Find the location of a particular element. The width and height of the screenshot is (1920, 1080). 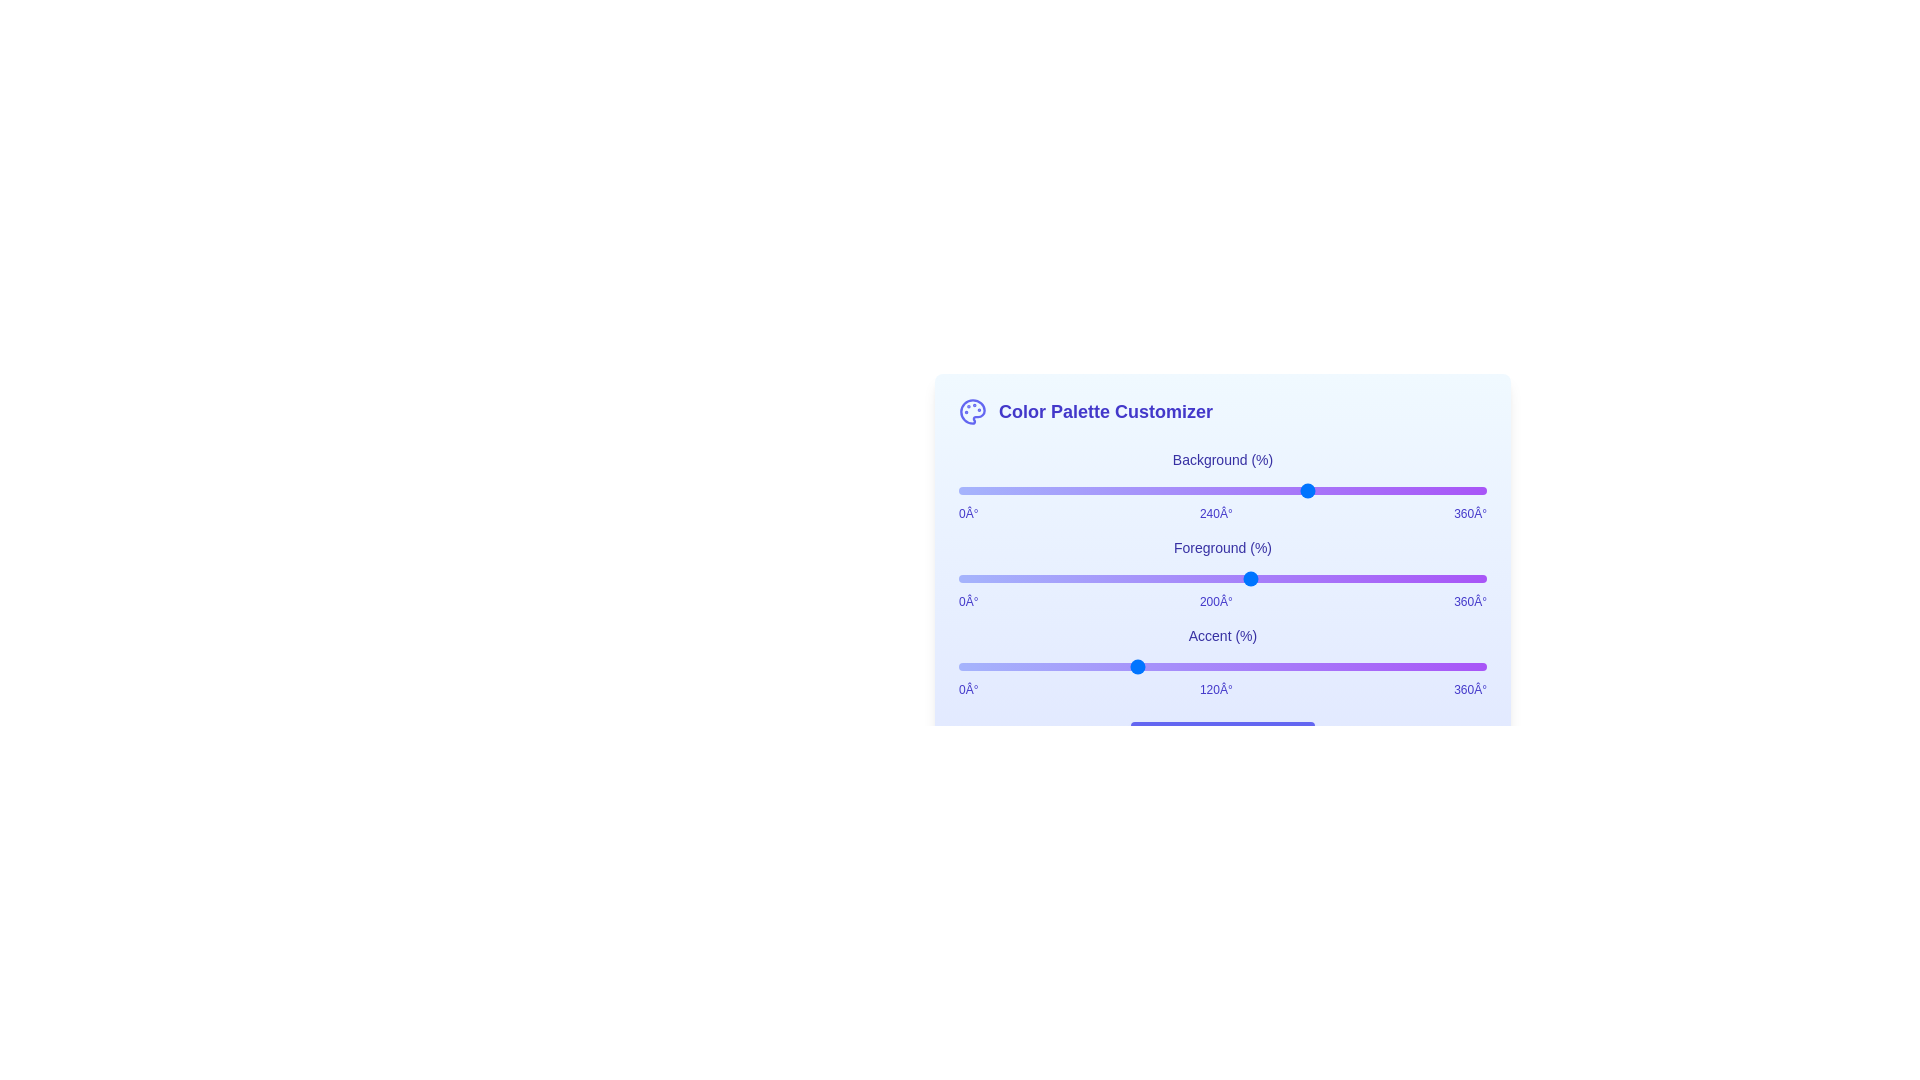

the Accent slider to set its hue to 25 degrees is located at coordinates (995, 667).